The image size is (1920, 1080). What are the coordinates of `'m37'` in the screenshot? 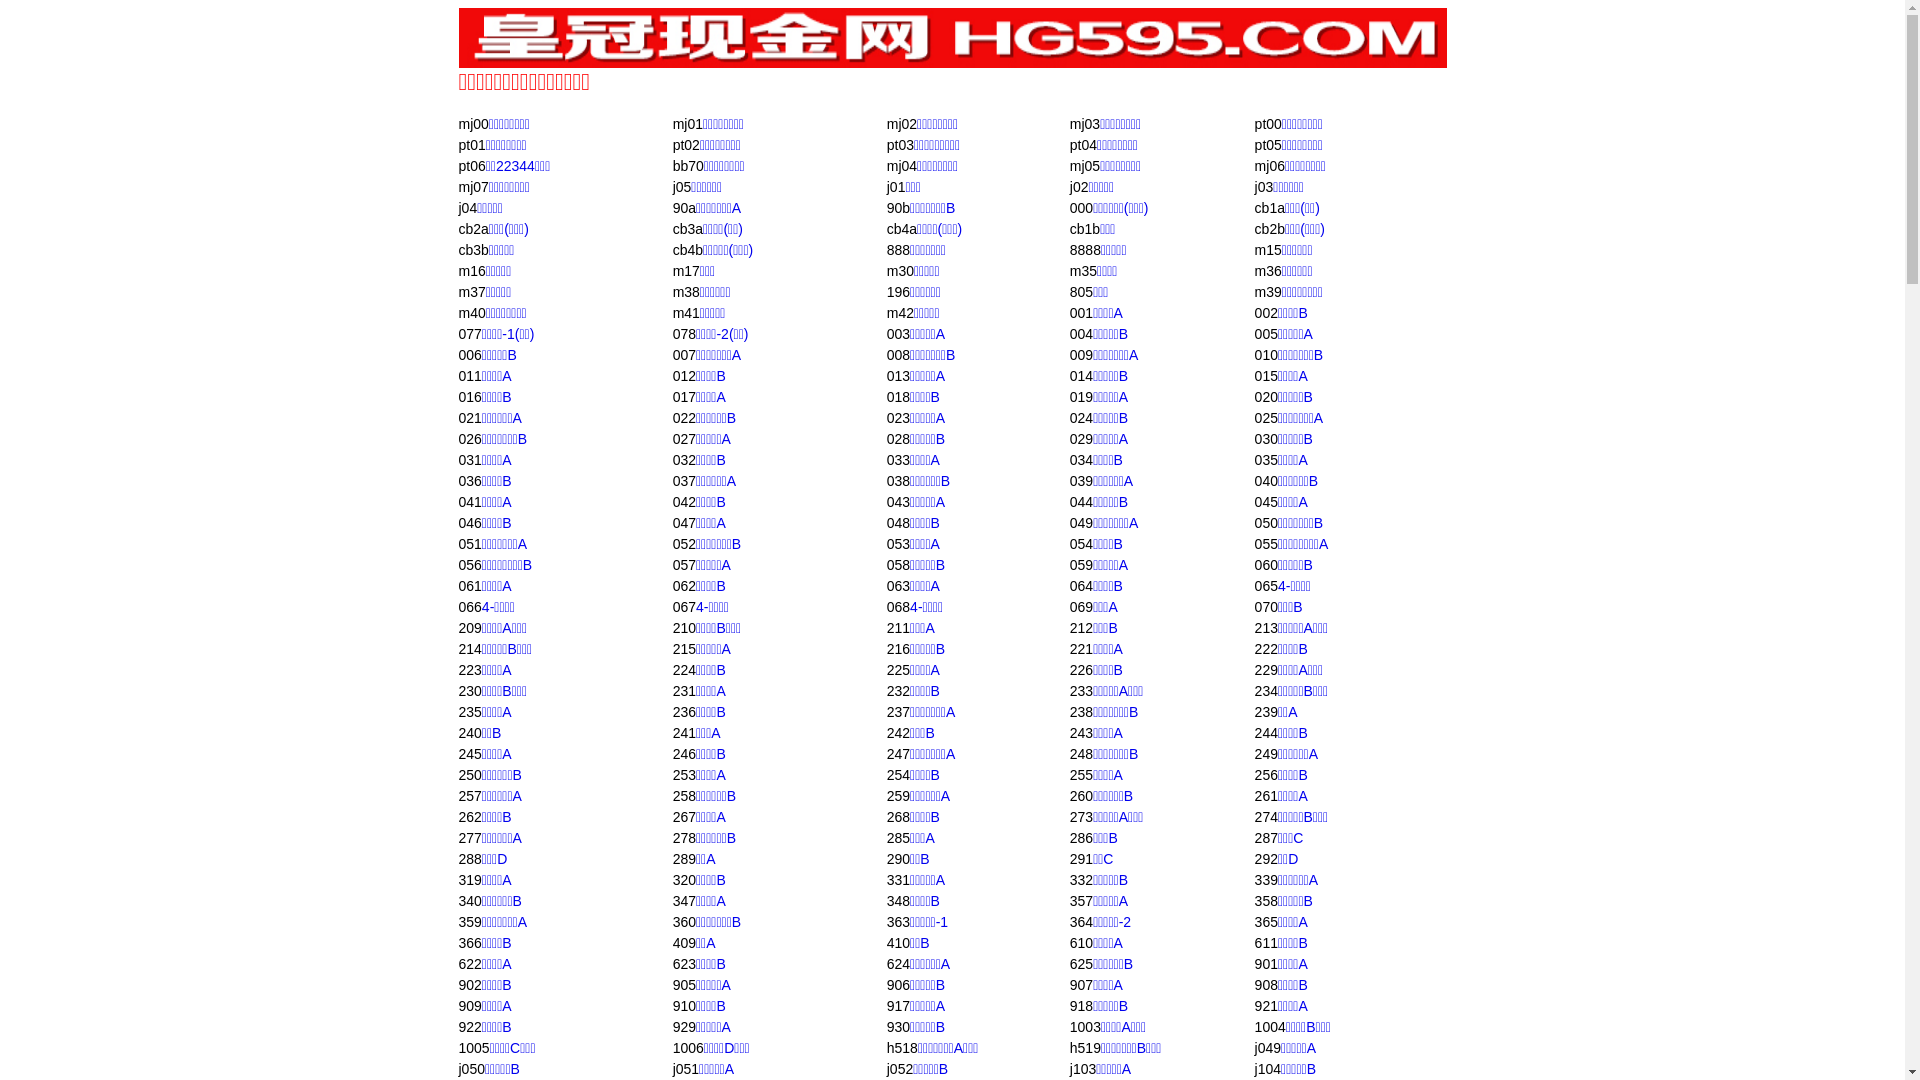 It's located at (470, 292).